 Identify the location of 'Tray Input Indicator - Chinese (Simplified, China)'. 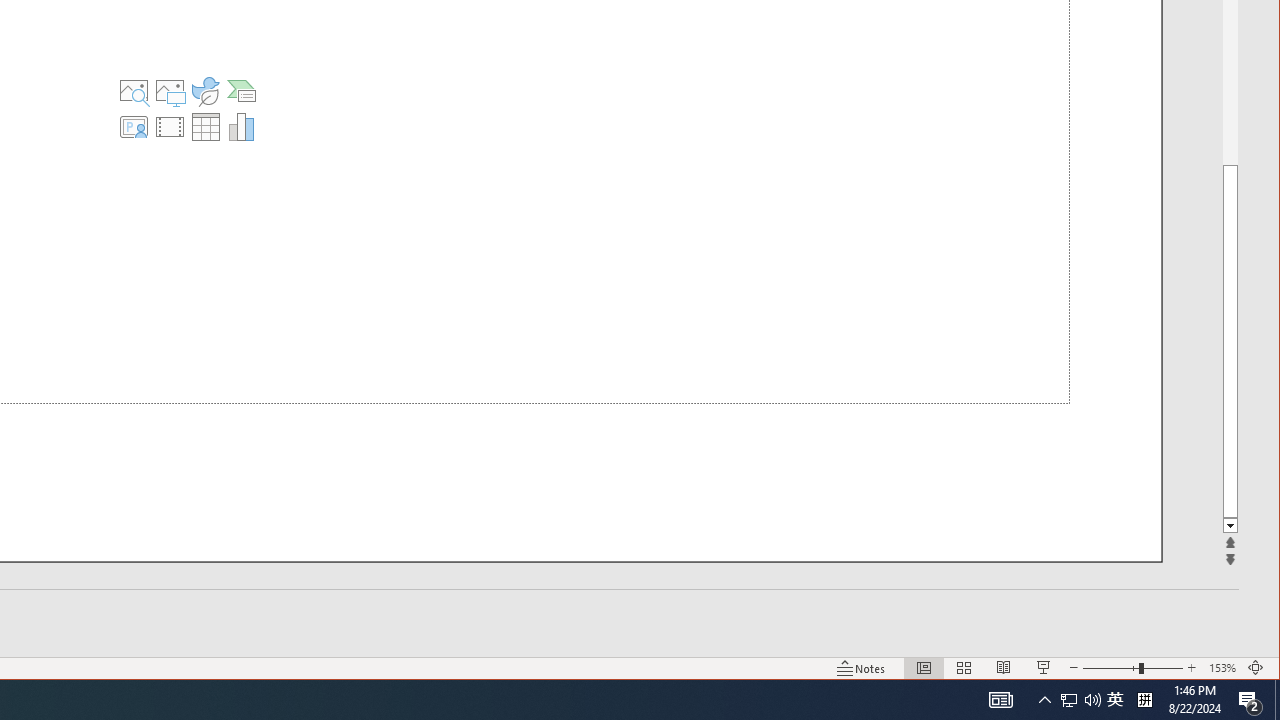
(1144, 698).